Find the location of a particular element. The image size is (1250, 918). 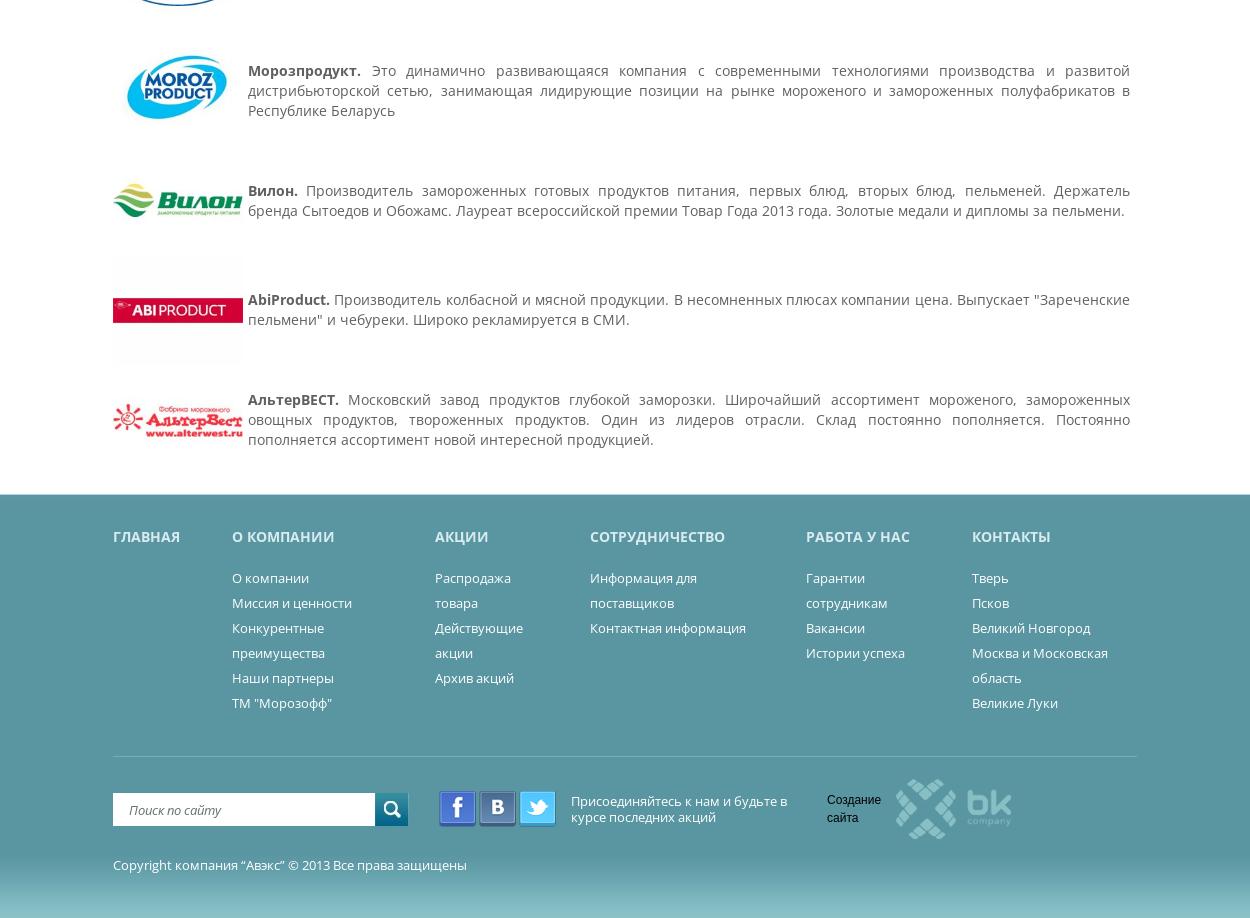

'ТМ "Морозофф"' is located at coordinates (230, 702).